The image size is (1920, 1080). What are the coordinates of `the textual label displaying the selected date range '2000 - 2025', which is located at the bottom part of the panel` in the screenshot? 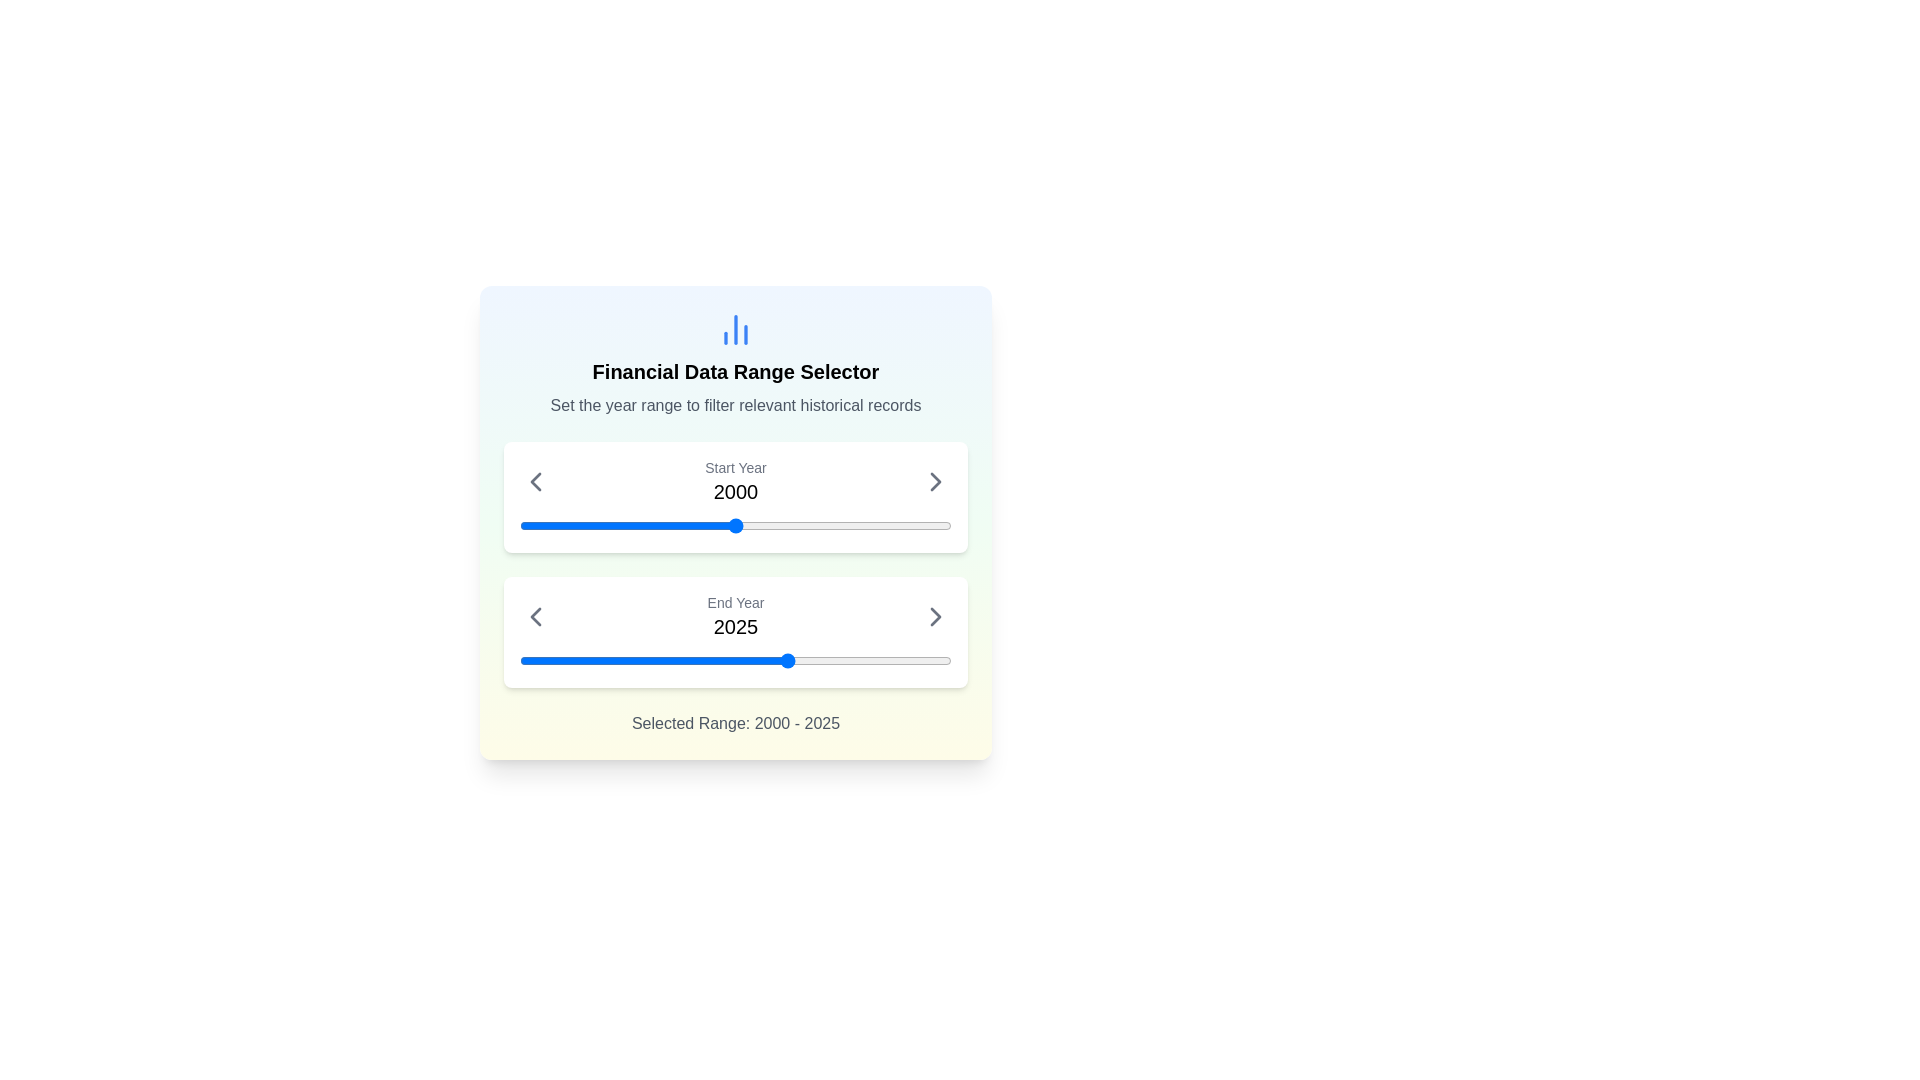 It's located at (796, 723).